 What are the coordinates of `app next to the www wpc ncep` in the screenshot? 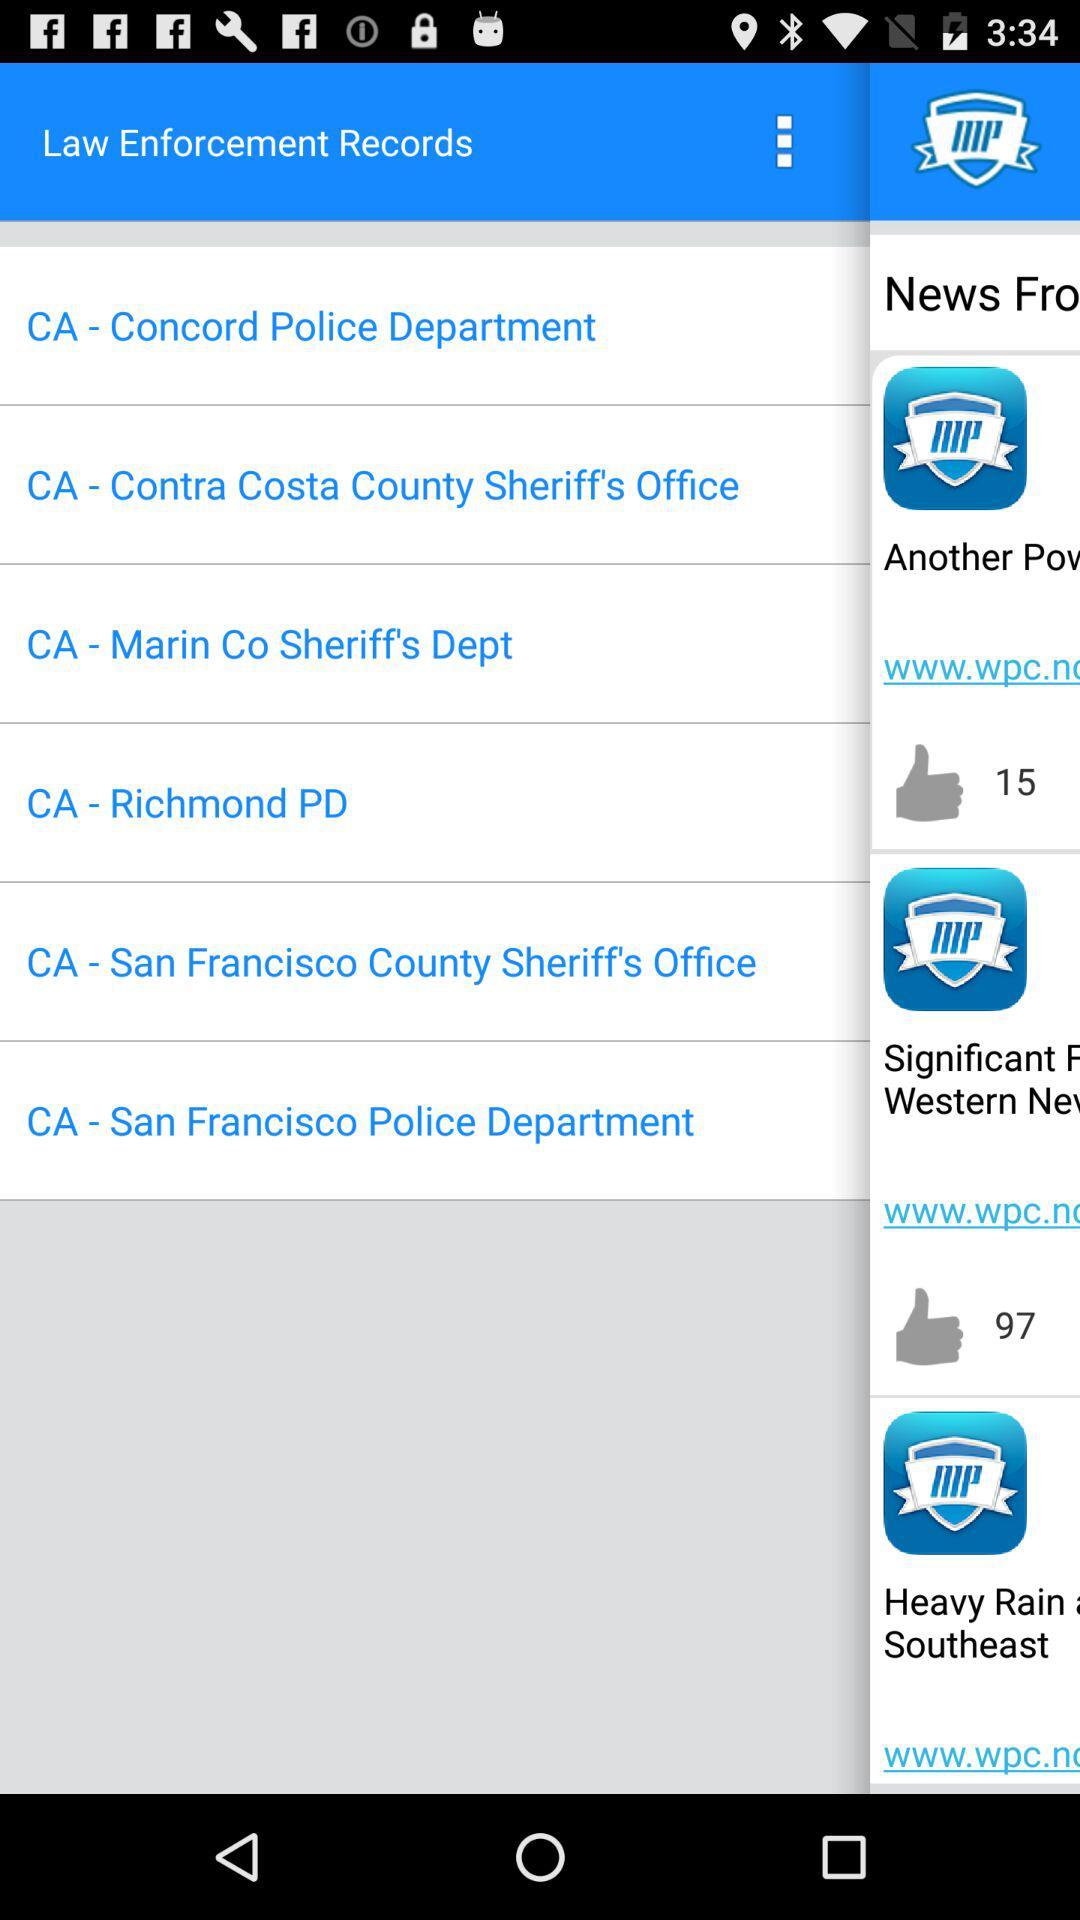 It's located at (268, 643).